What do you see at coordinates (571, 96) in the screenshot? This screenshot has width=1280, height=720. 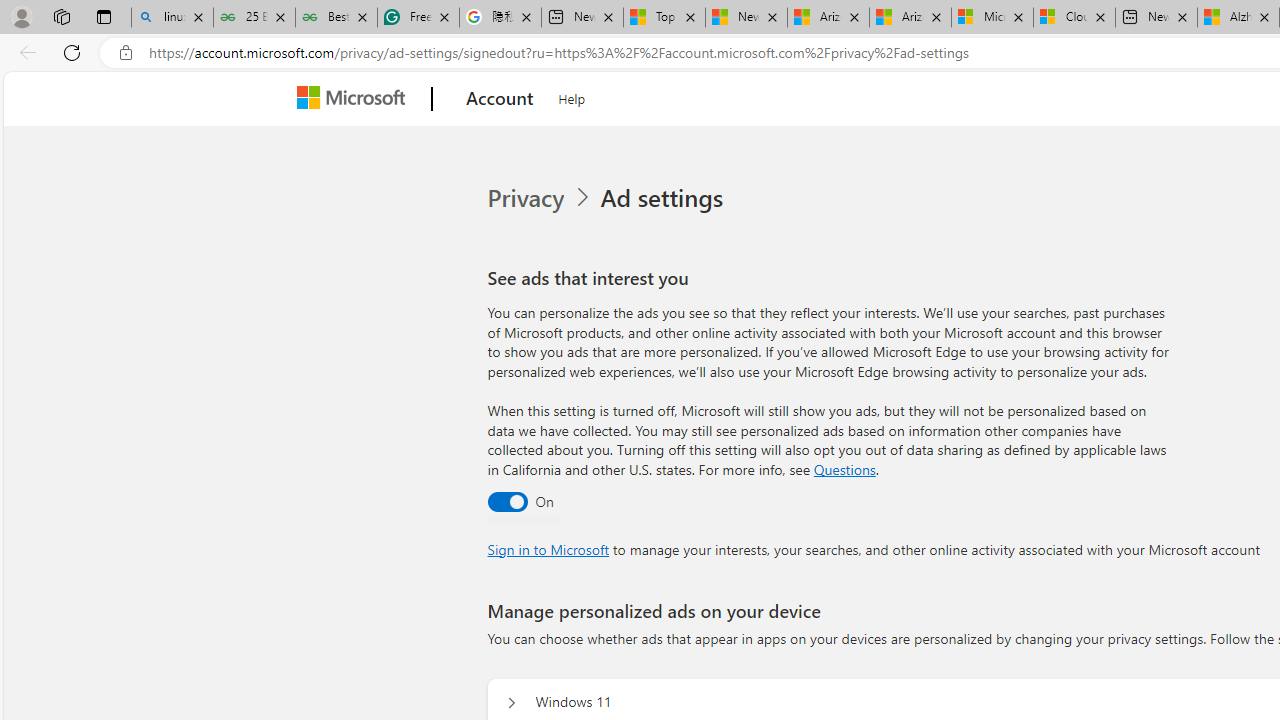 I see `'Help'` at bounding box center [571, 96].